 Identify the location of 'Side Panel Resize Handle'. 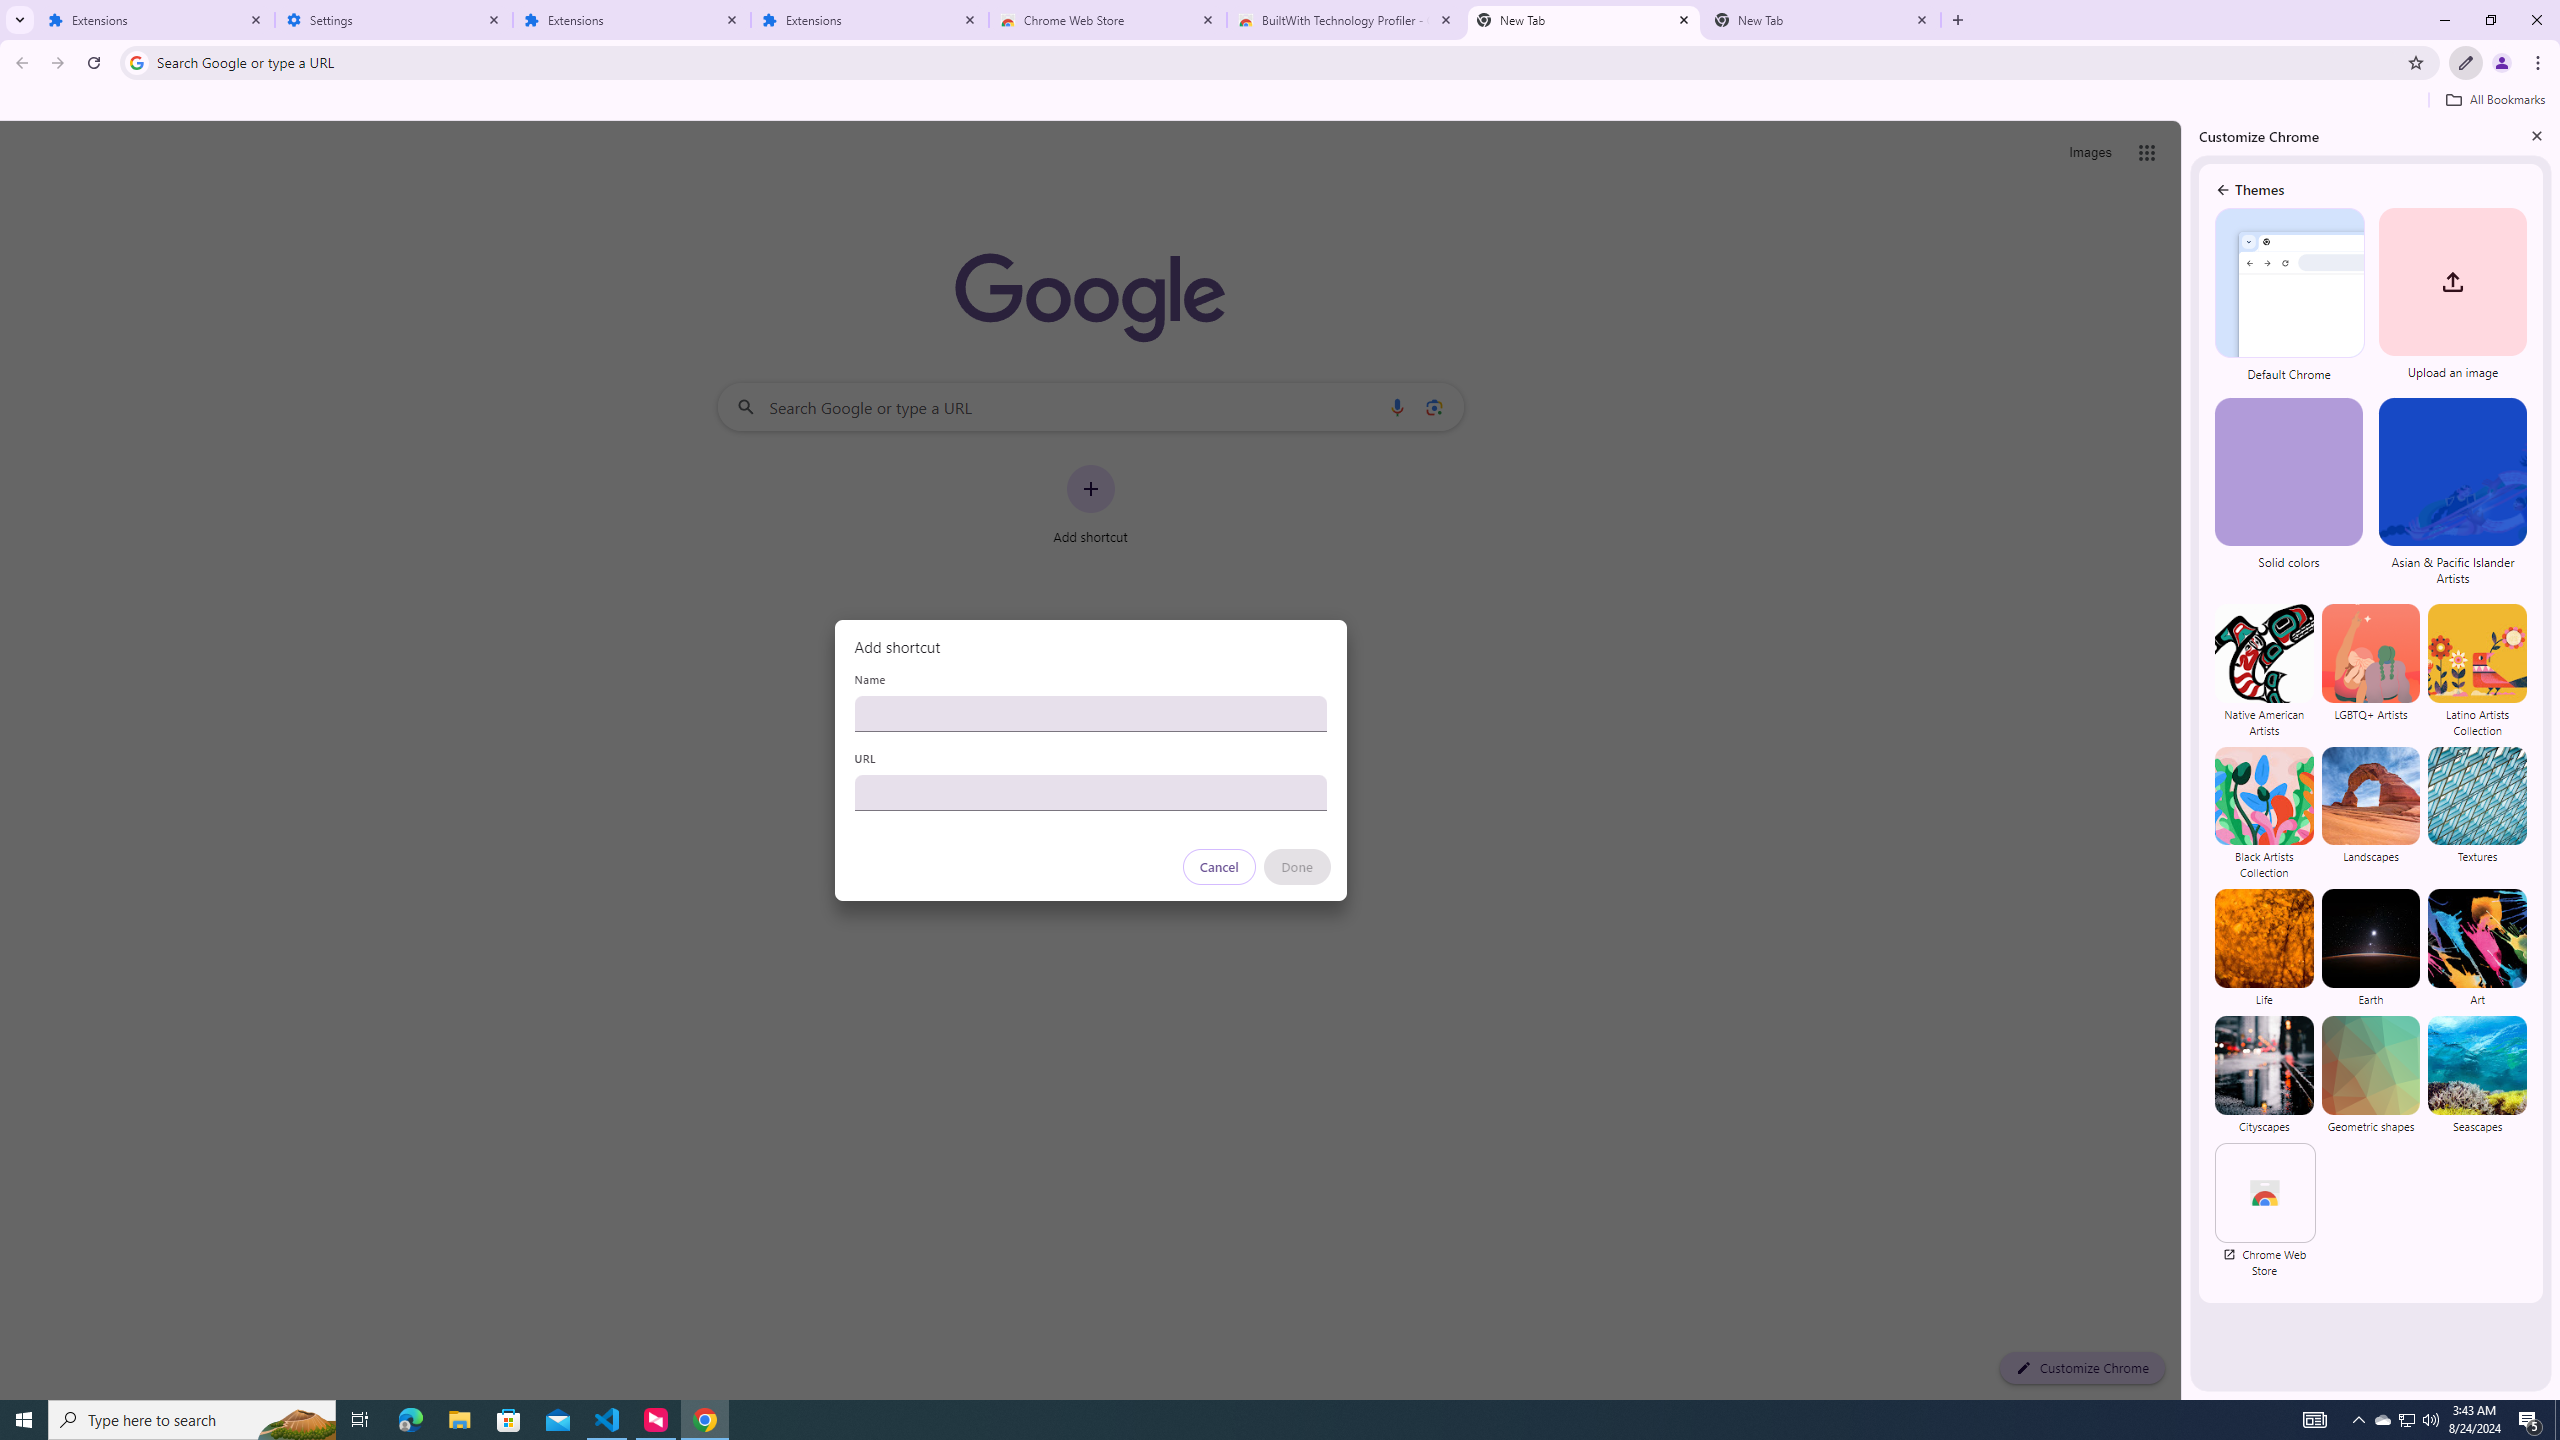
(2185, 758).